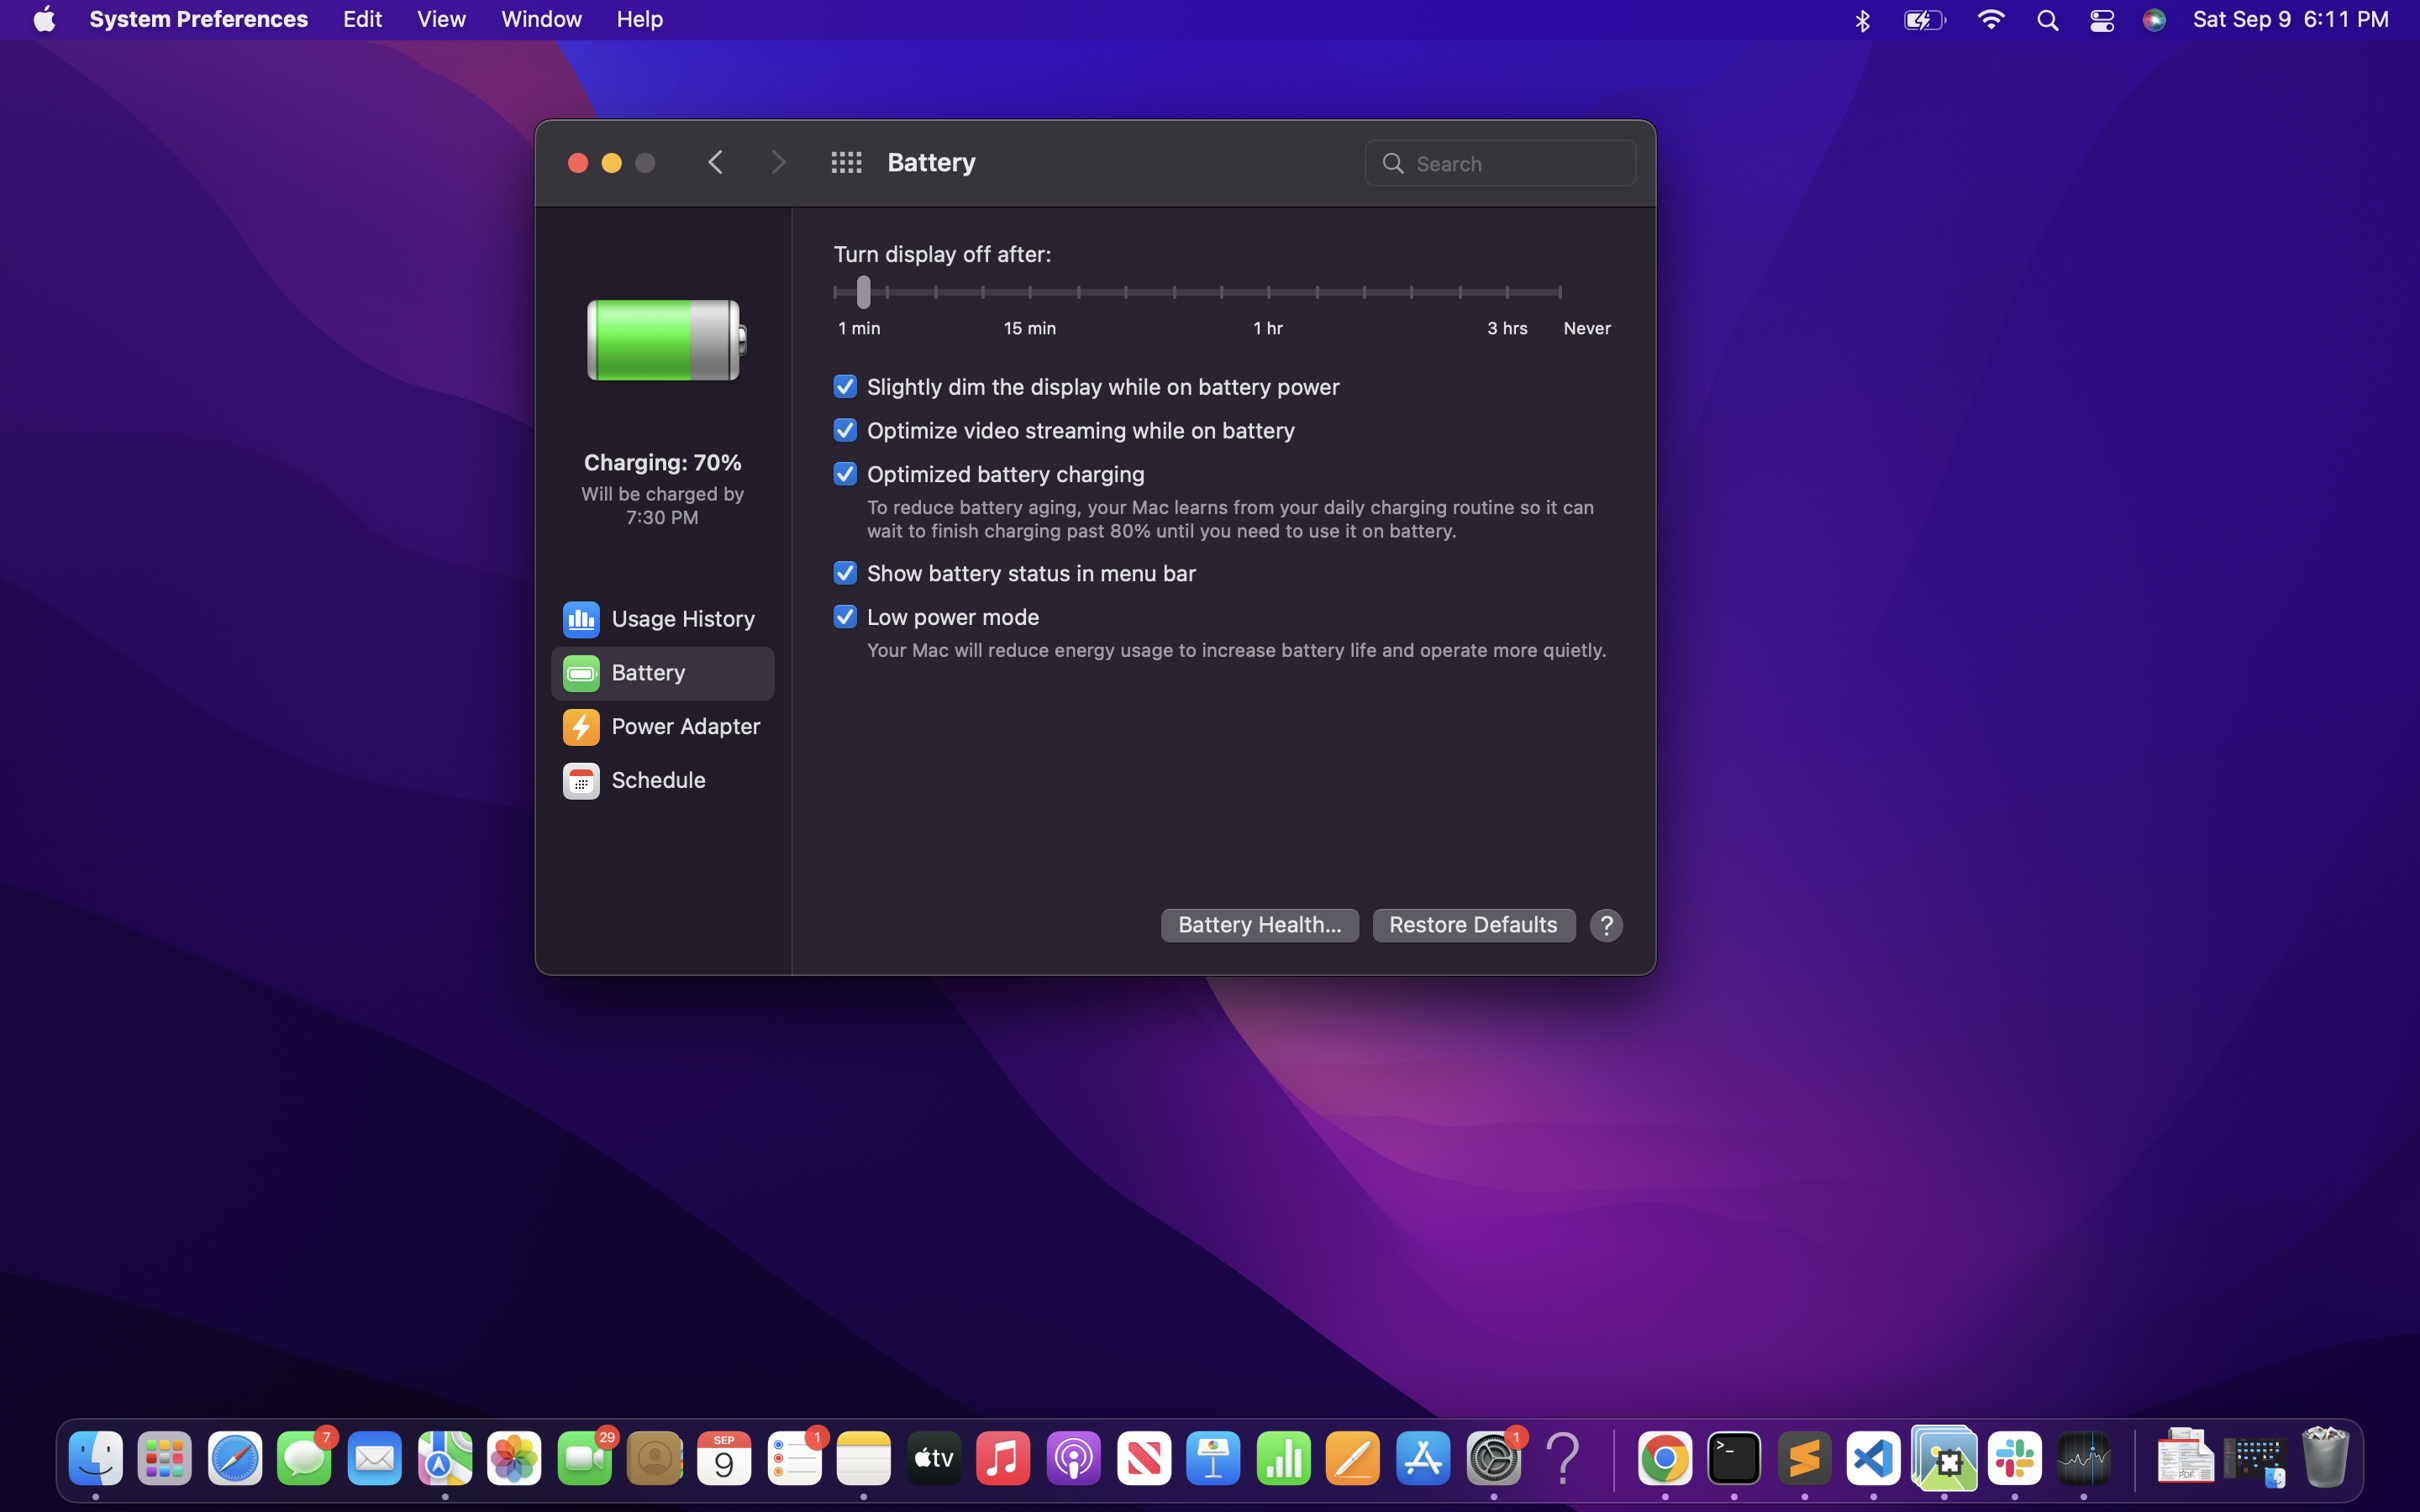 The image size is (2420, 1512). Describe the element at coordinates (1269, 294) in the screenshot. I see `to maintain the screen display indefinitely after 60 minutes` at that location.